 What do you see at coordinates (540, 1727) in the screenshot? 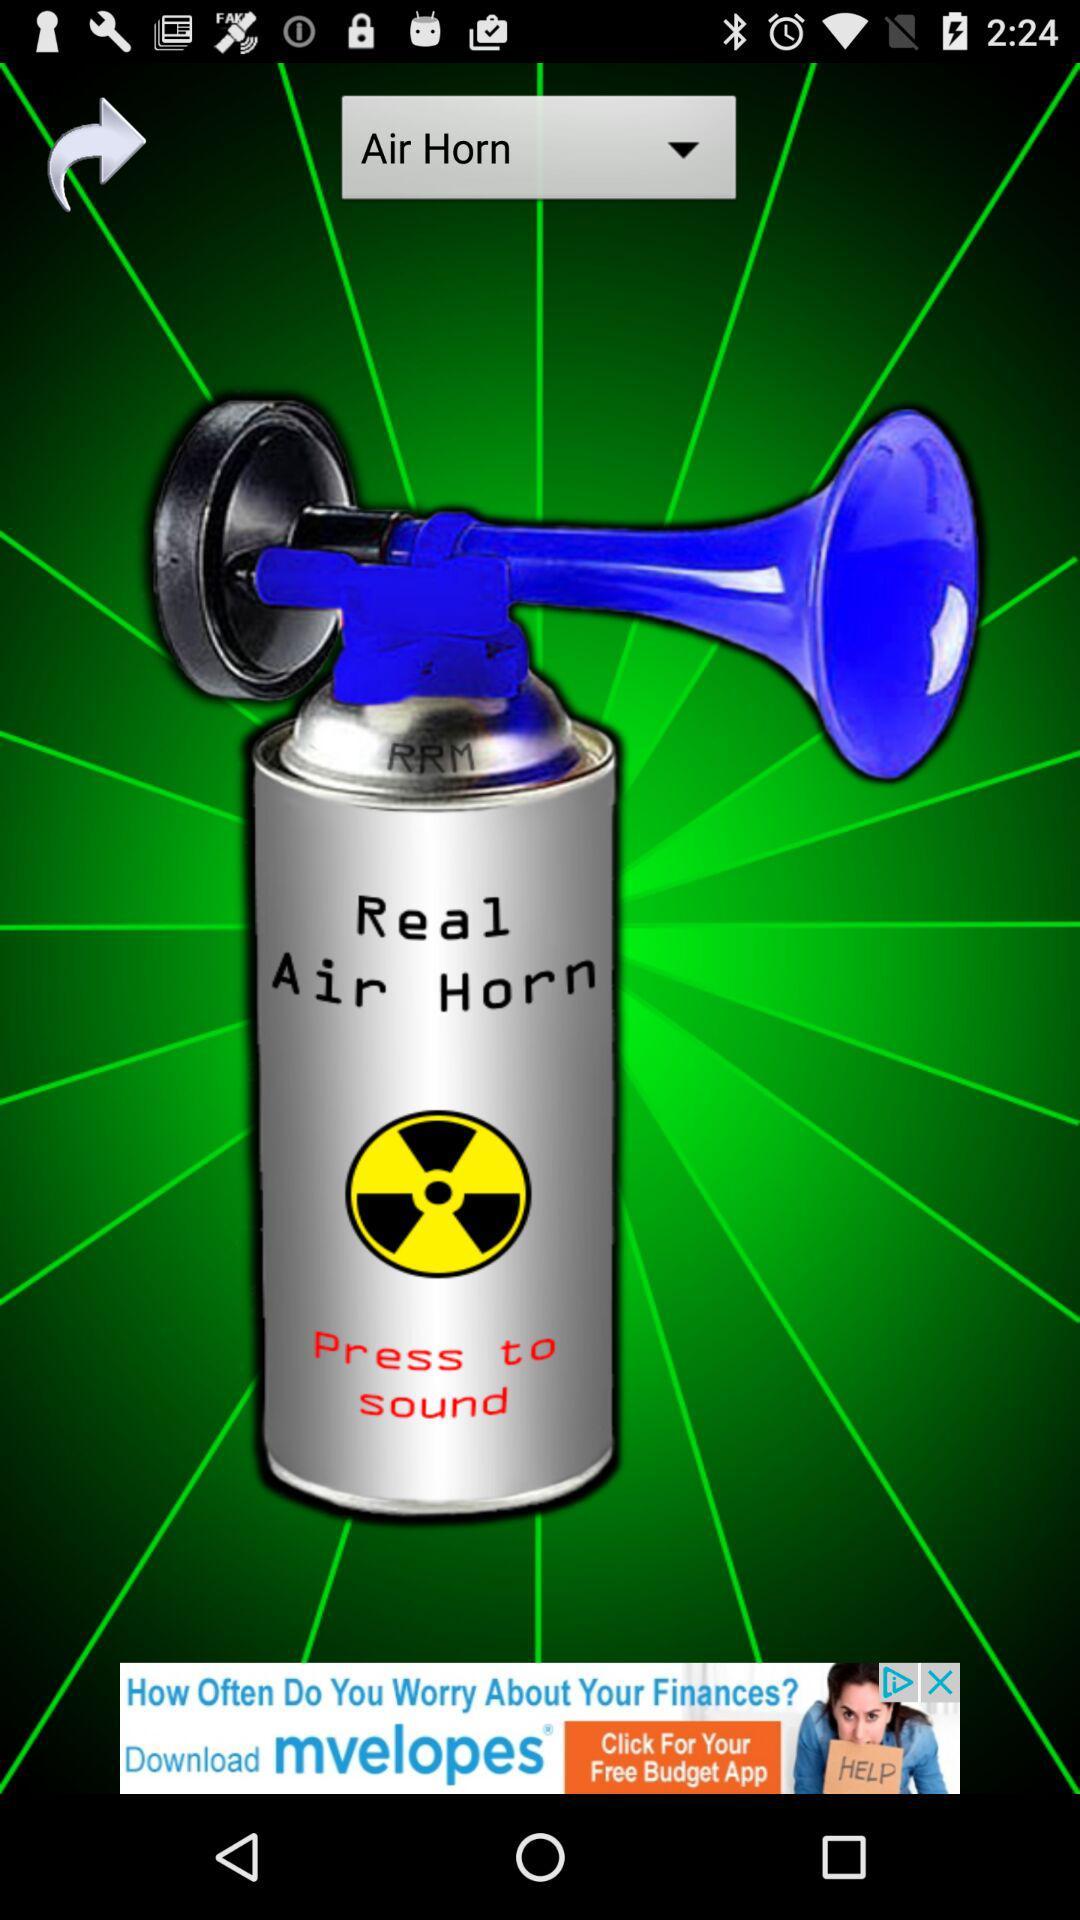
I see `advertisement` at bounding box center [540, 1727].